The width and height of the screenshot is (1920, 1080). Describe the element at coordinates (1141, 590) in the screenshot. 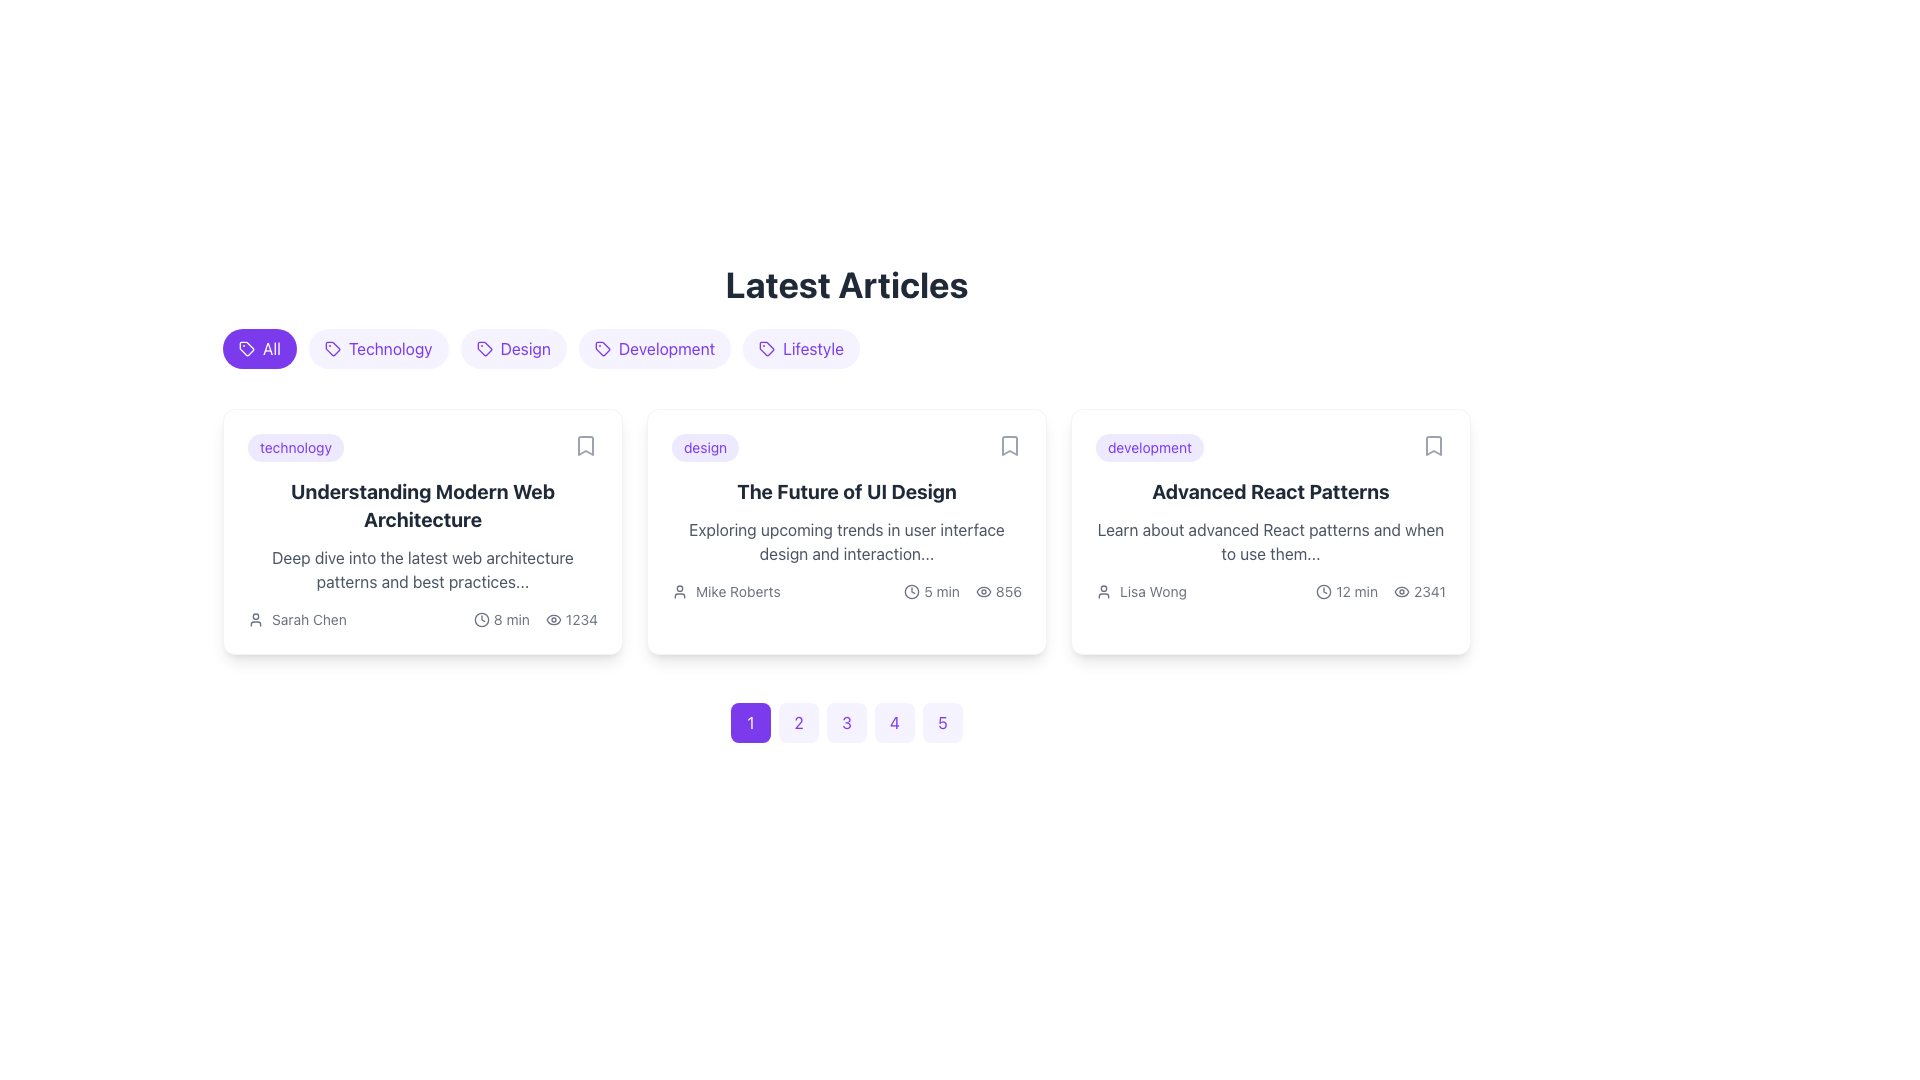

I see `the Author information label with icon and text in the author's information section of the third card titled 'Advanced React Patterns'` at that location.